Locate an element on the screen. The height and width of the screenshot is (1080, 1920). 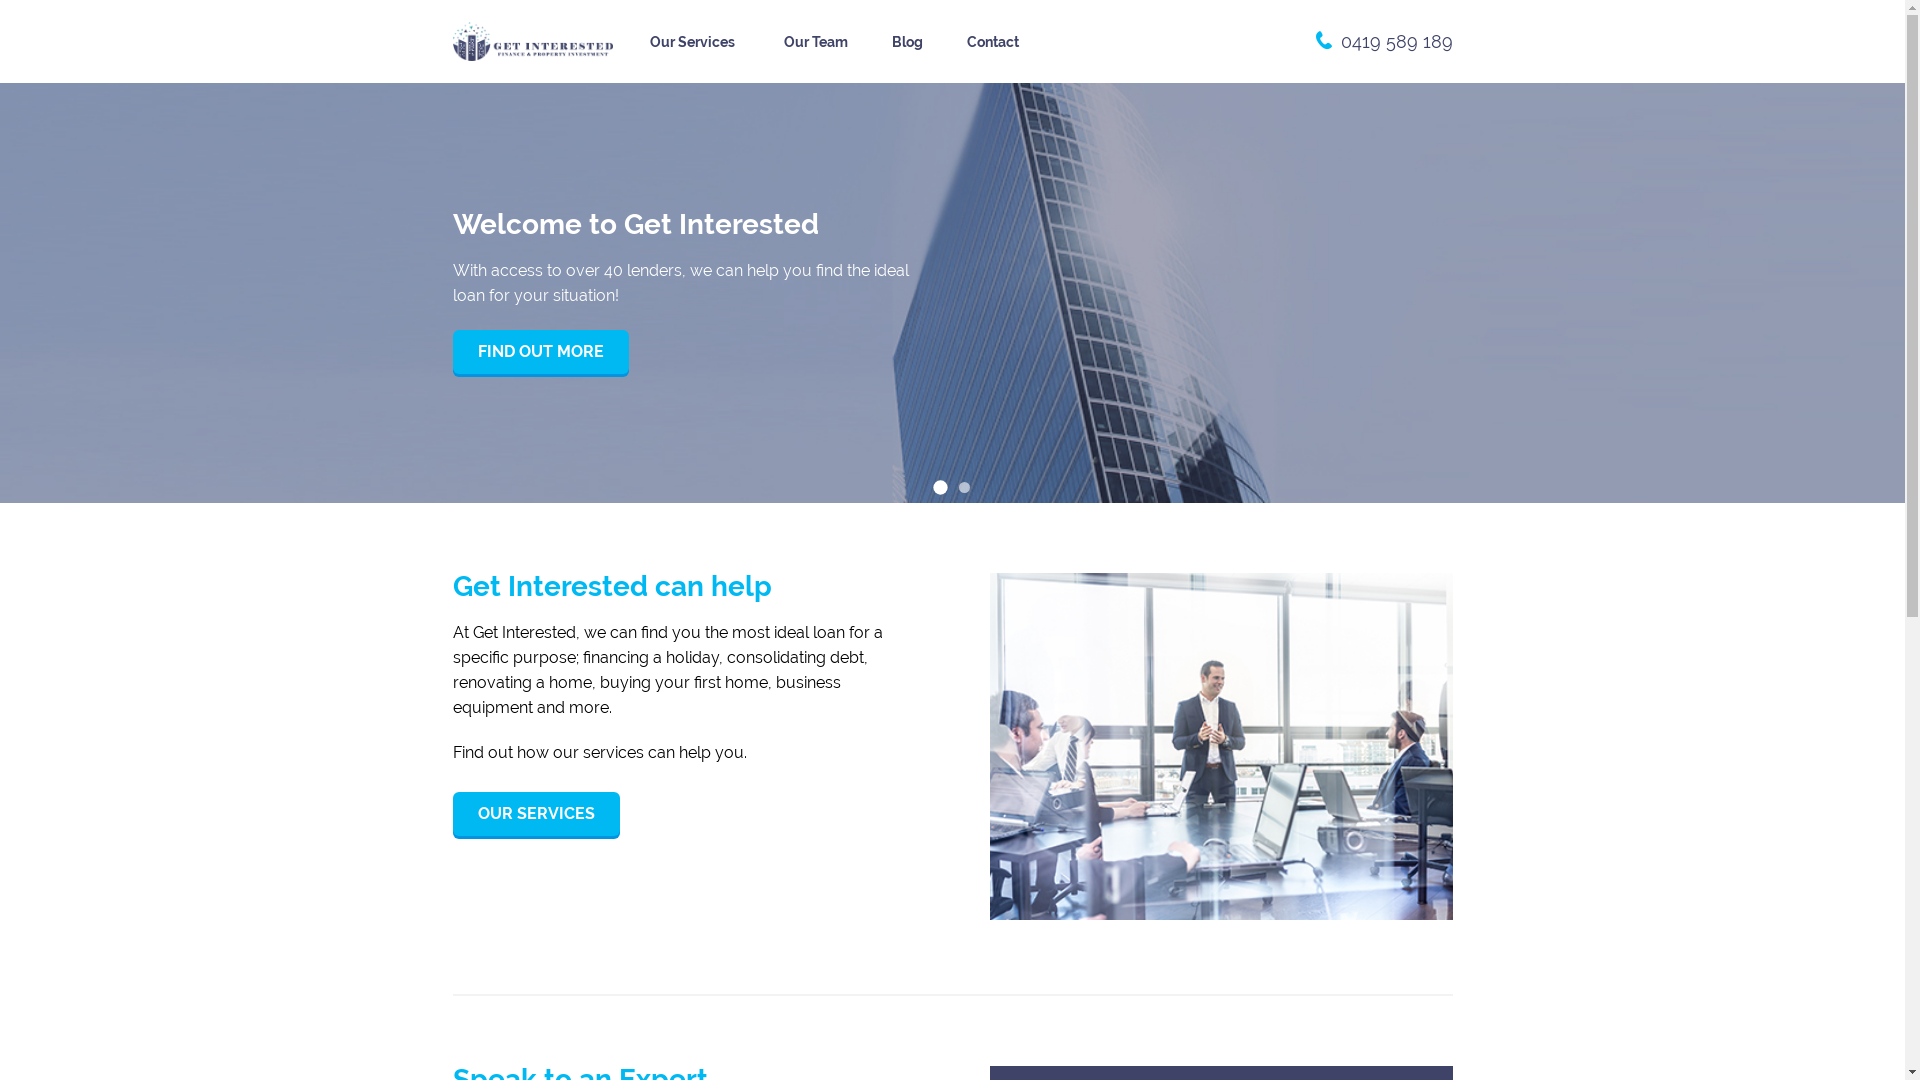
'Blog' is located at coordinates (906, 42).